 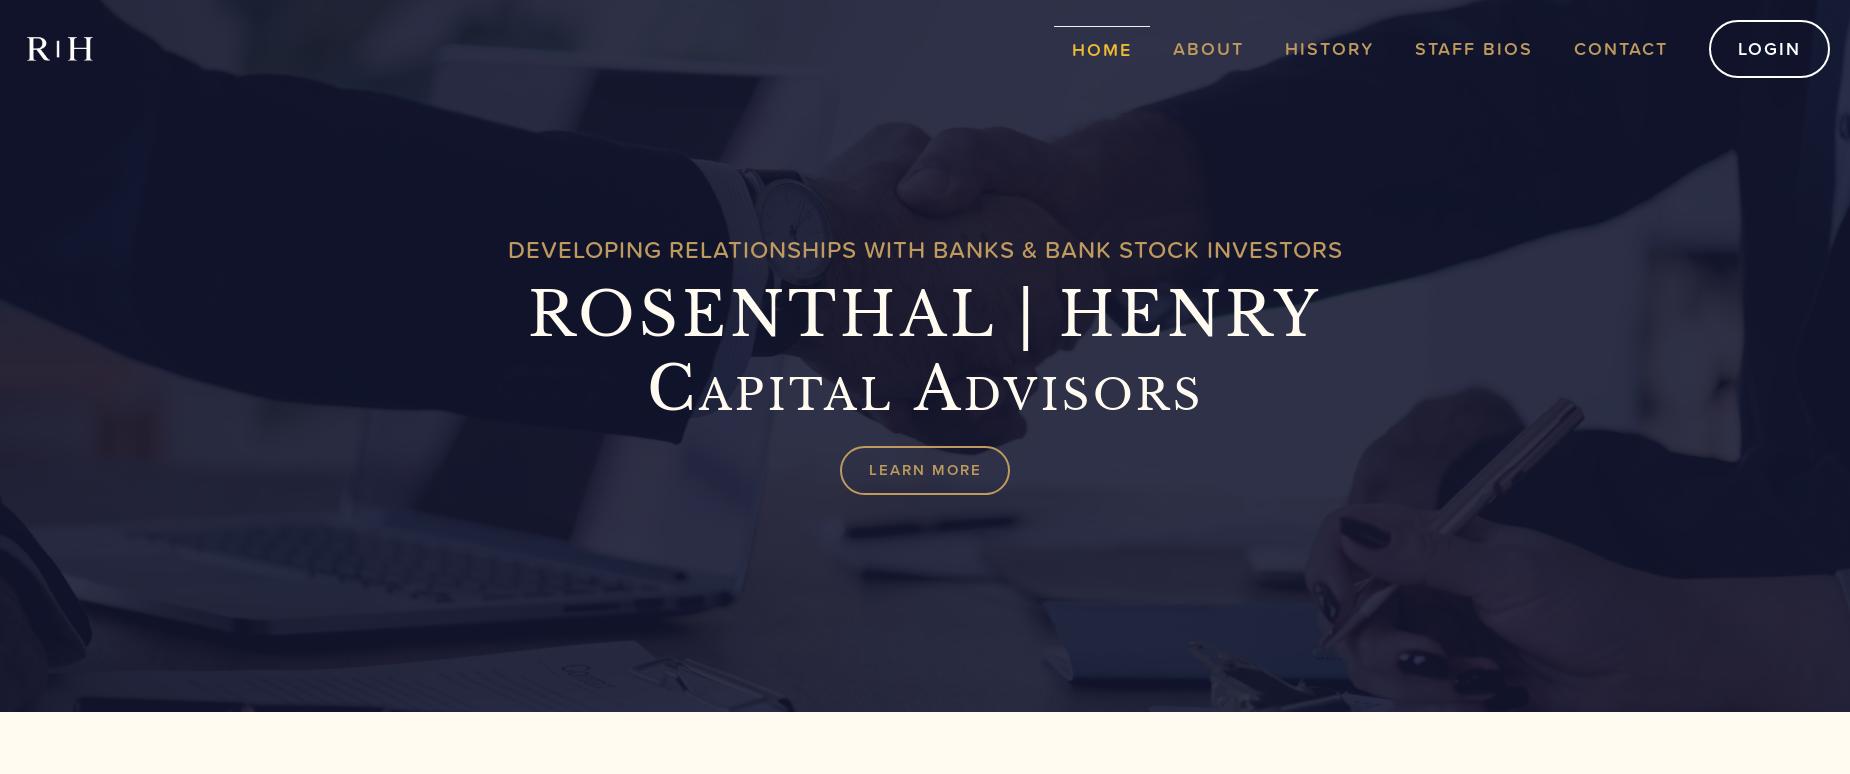 I want to click on 'ROSENTHAL | HENRY', so click(x=925, y=315).